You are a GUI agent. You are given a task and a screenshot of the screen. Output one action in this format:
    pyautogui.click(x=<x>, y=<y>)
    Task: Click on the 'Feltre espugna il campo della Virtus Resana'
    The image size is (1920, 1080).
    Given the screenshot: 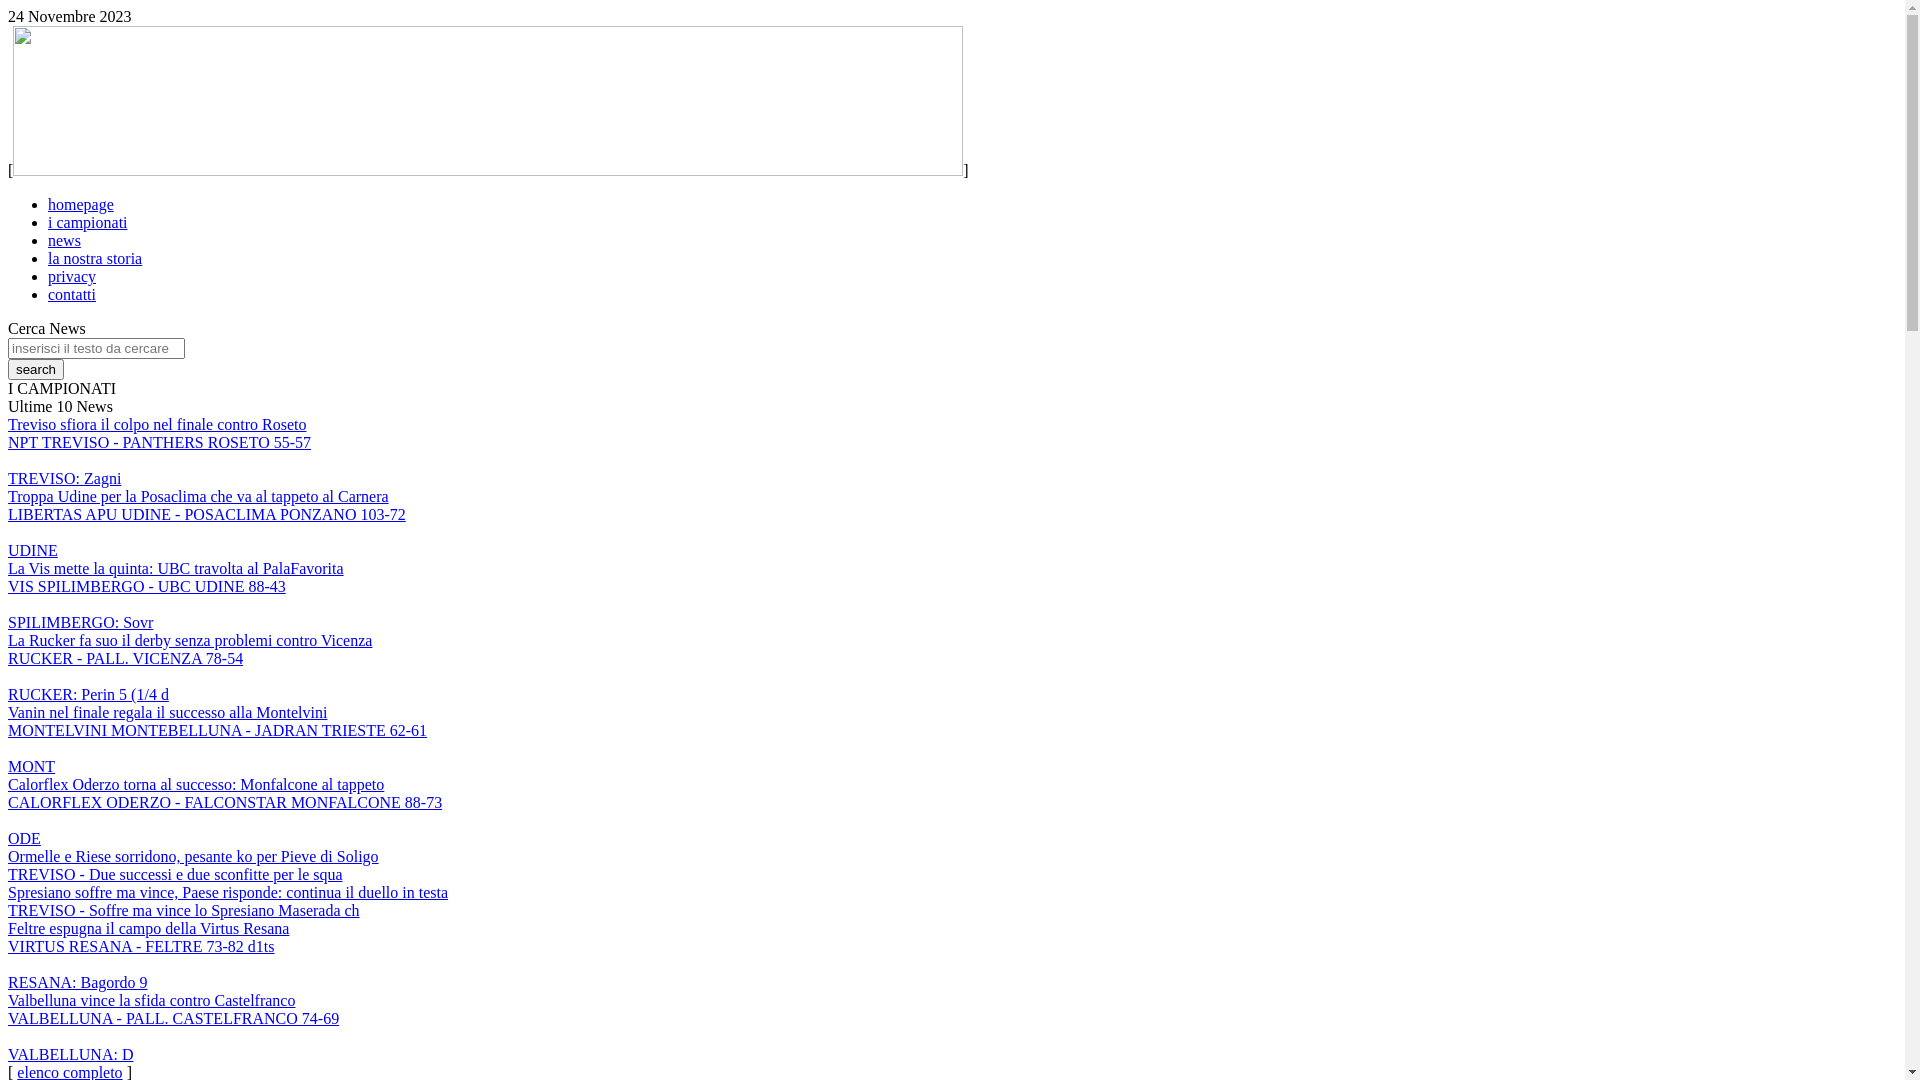 What is the action you would take?
    pyautogui.click(x=147, y=928)
    